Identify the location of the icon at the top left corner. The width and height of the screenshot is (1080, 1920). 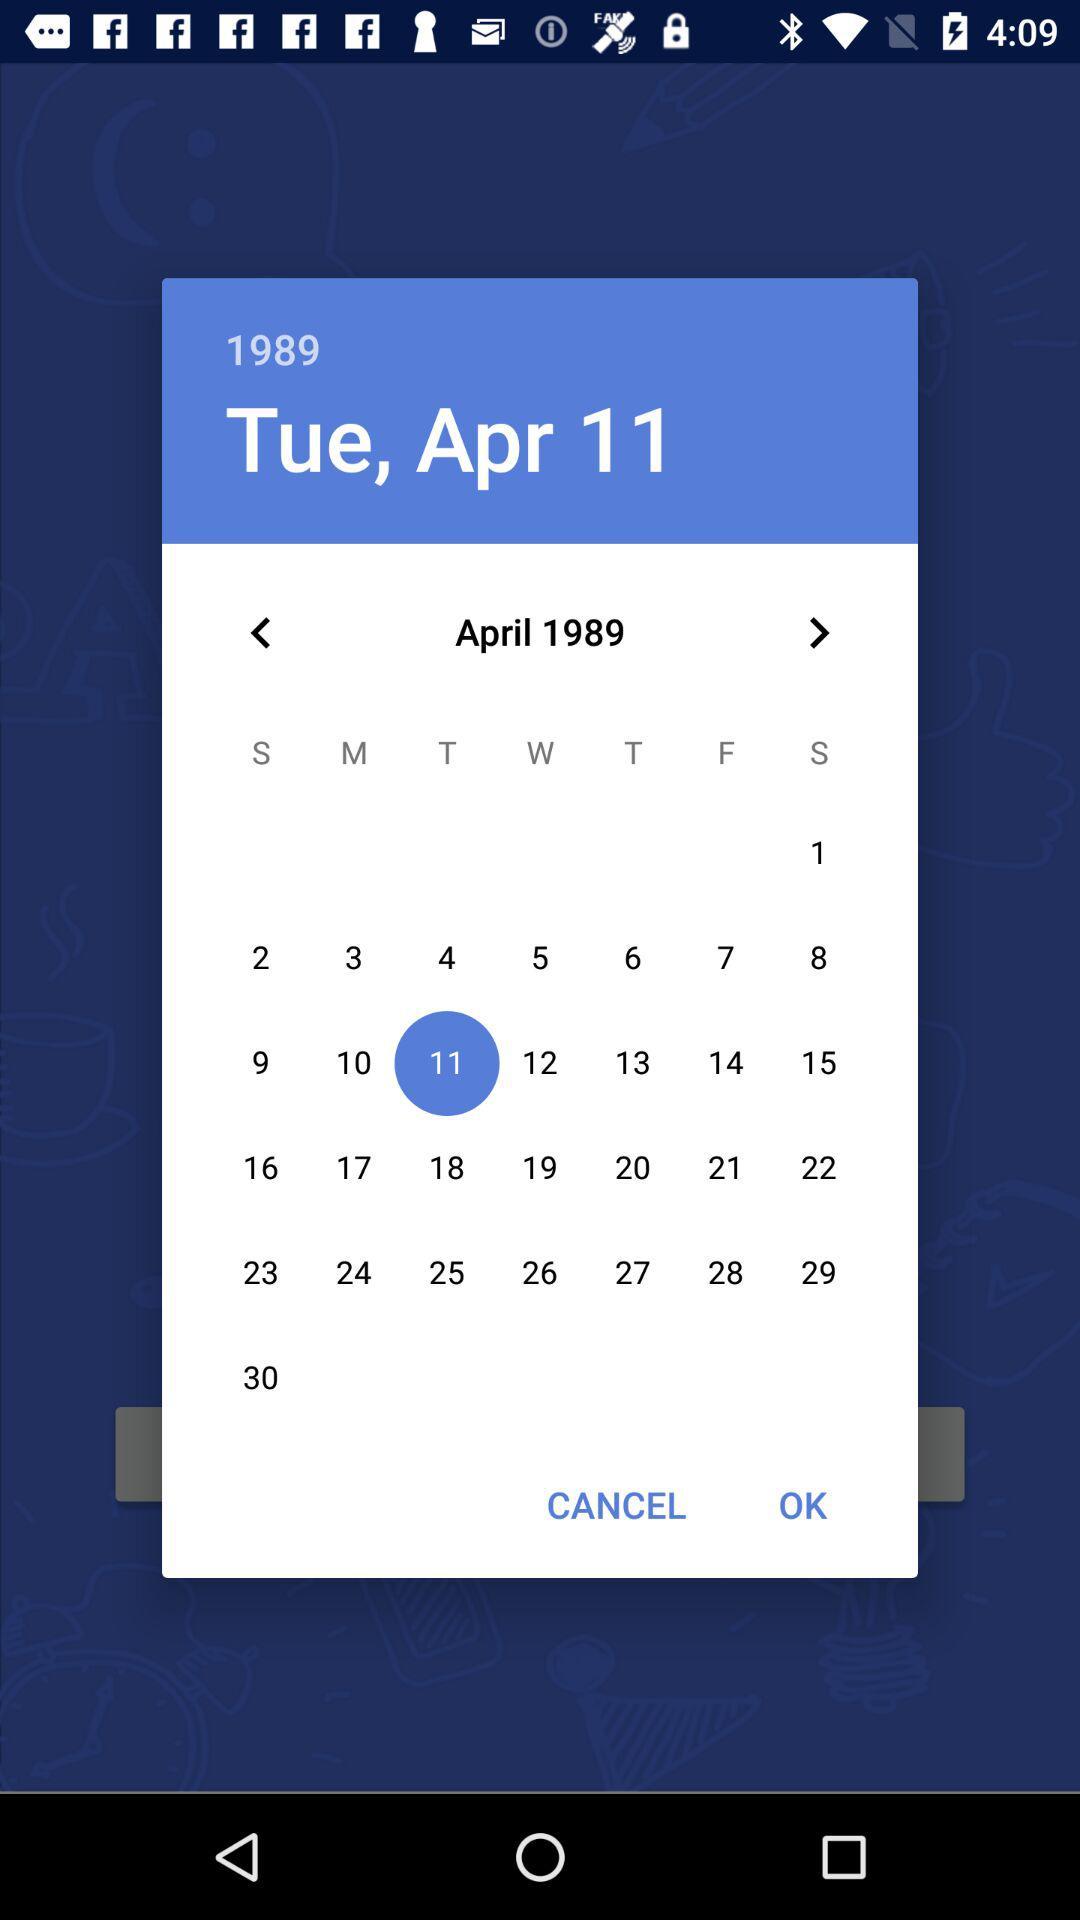
(260, 632).